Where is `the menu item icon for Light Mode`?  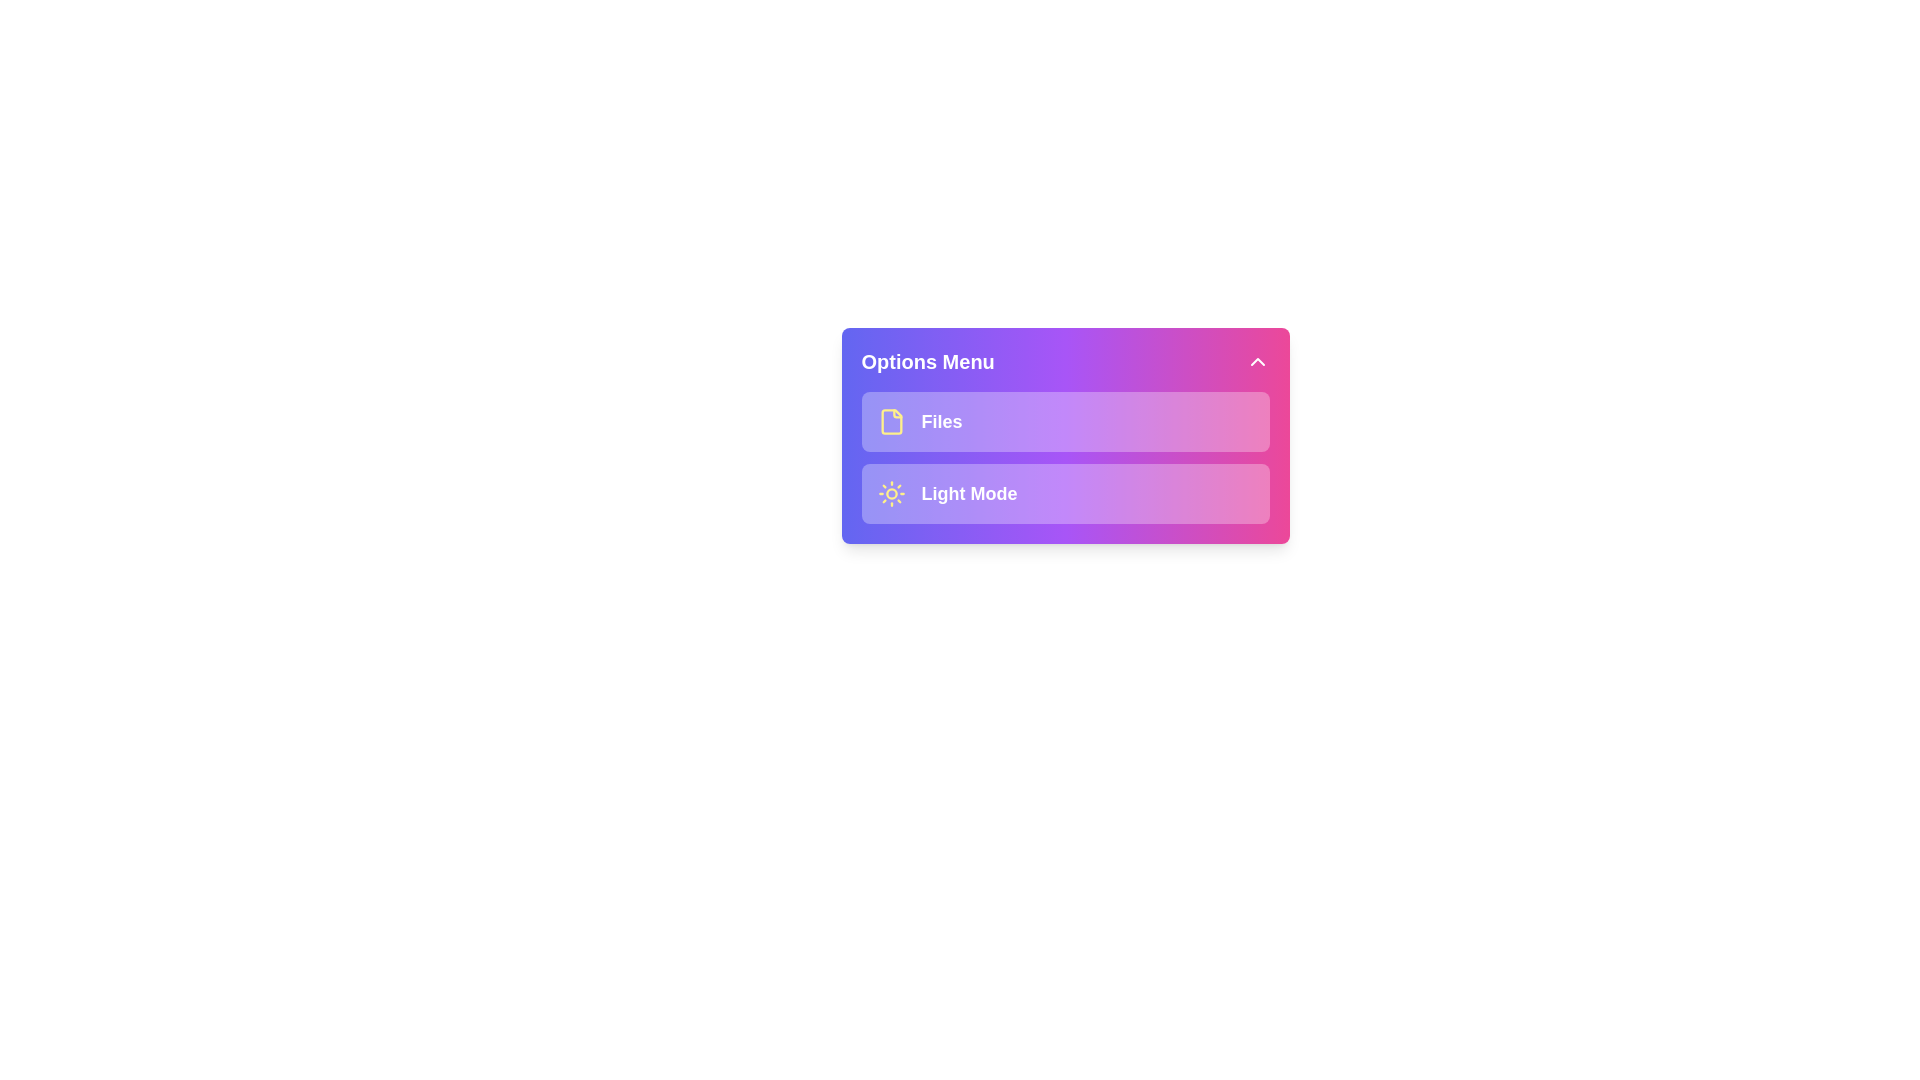 the menu item icon for Light Mode is located at coordinates (890, 493).